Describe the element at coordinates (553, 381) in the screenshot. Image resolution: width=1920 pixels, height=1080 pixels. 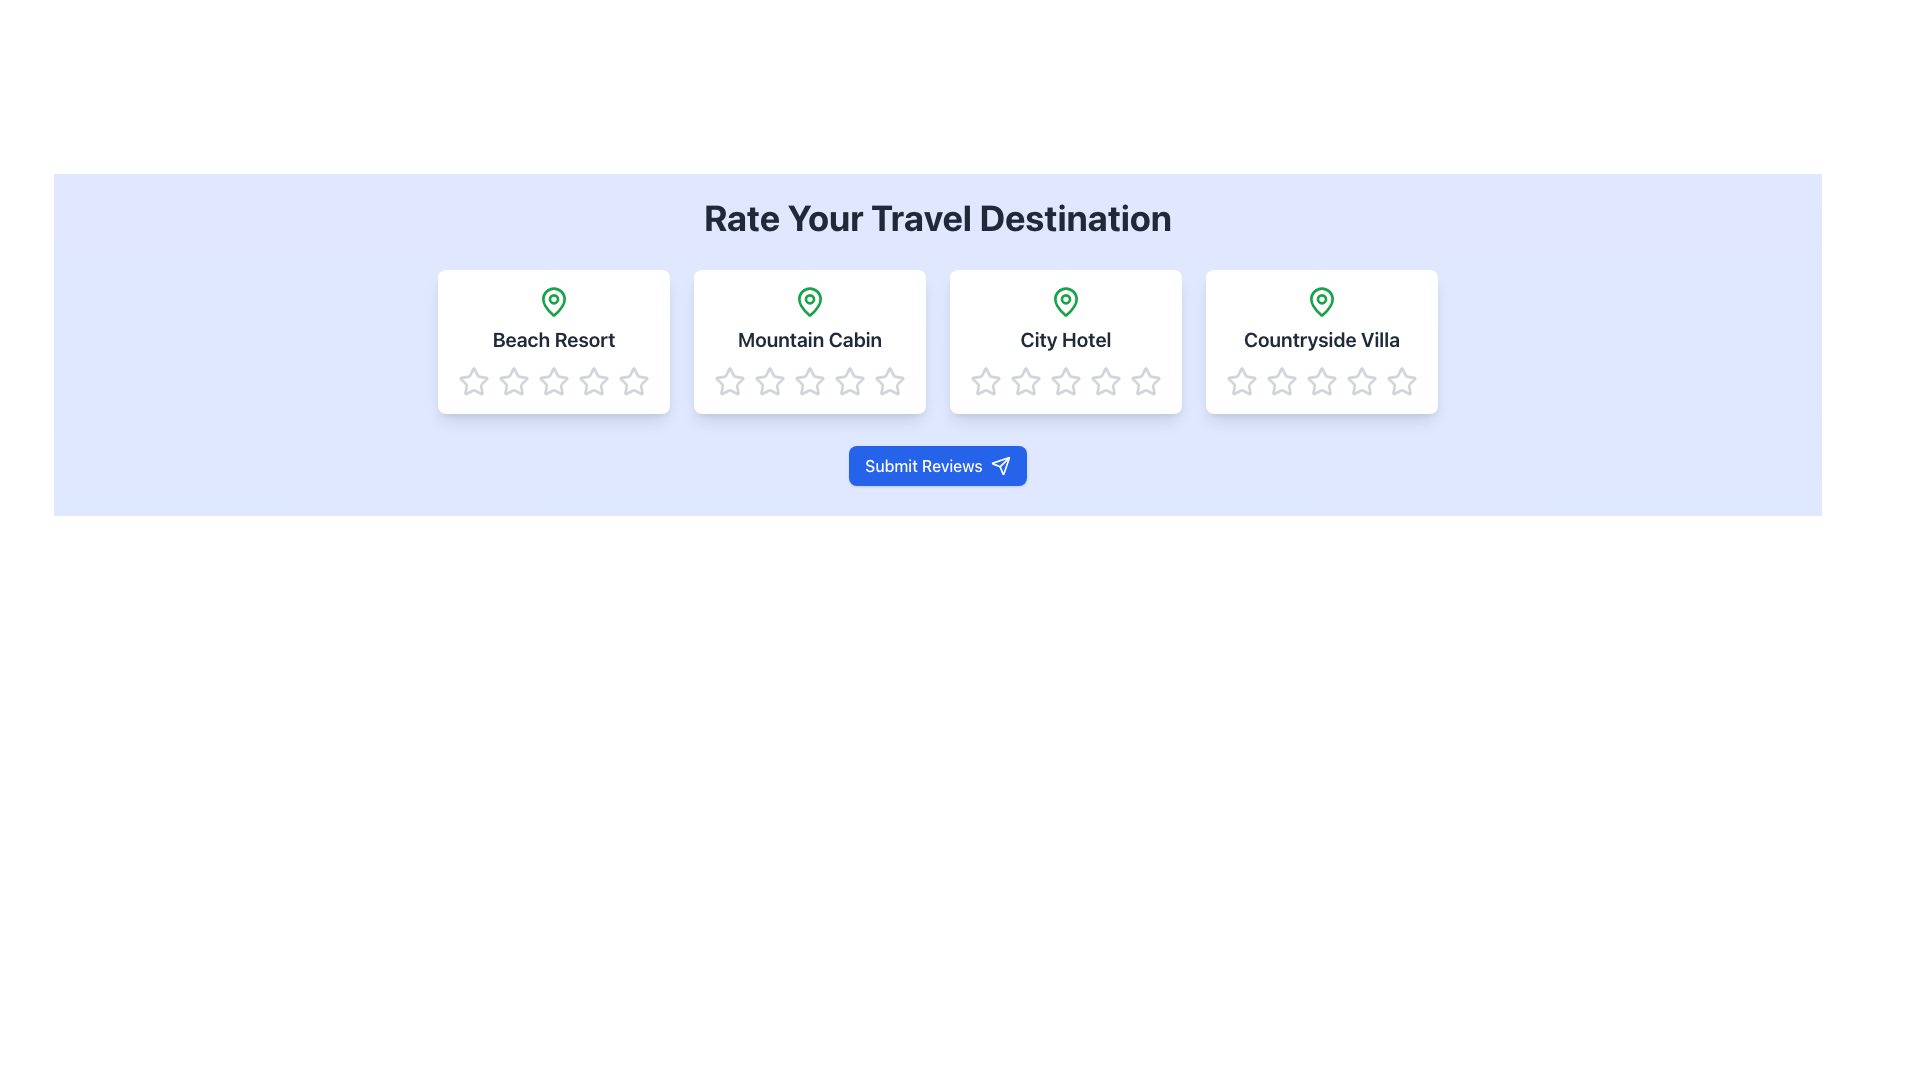
I see `the first Rating star icon, which is styled with a gray border and hollow center, located beneath the 'Beach Resort' label` at that location.